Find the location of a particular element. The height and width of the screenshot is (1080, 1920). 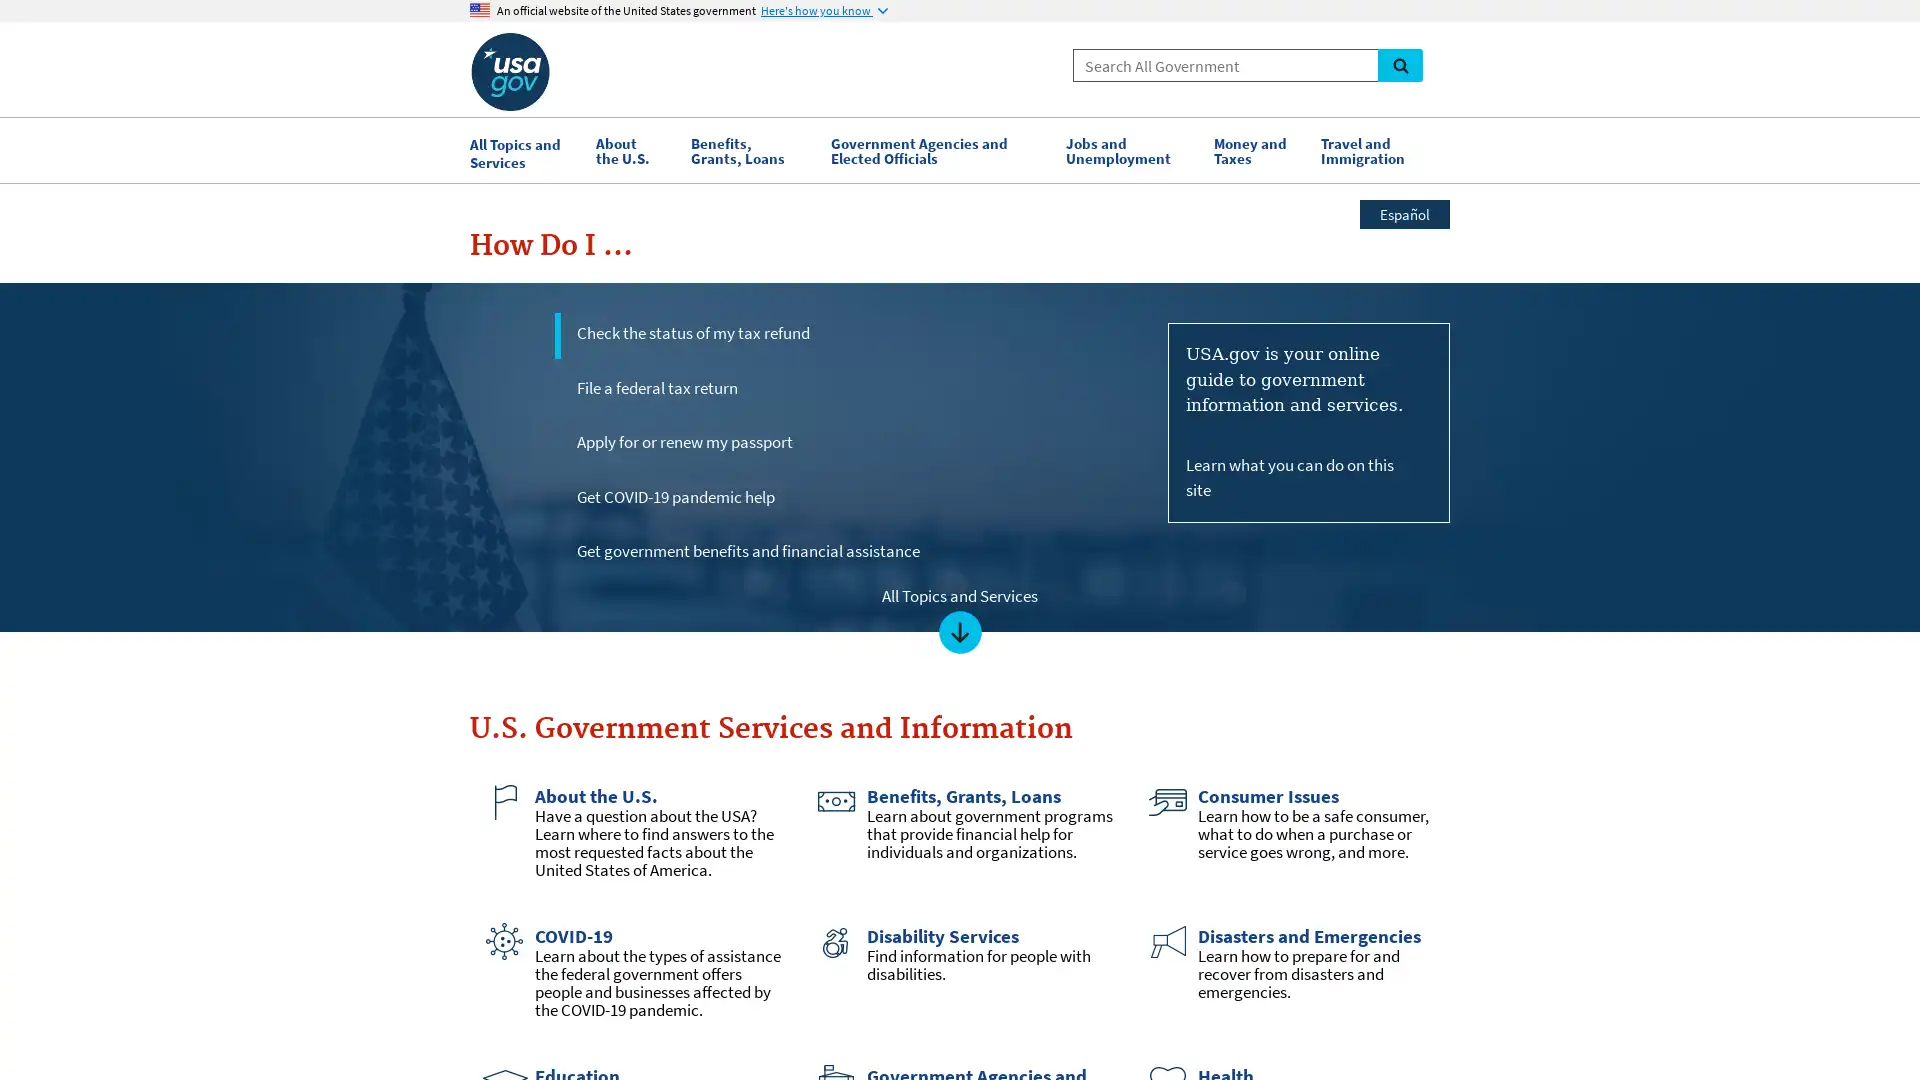

Money and Taxes is located at coordinates (1256, 149).